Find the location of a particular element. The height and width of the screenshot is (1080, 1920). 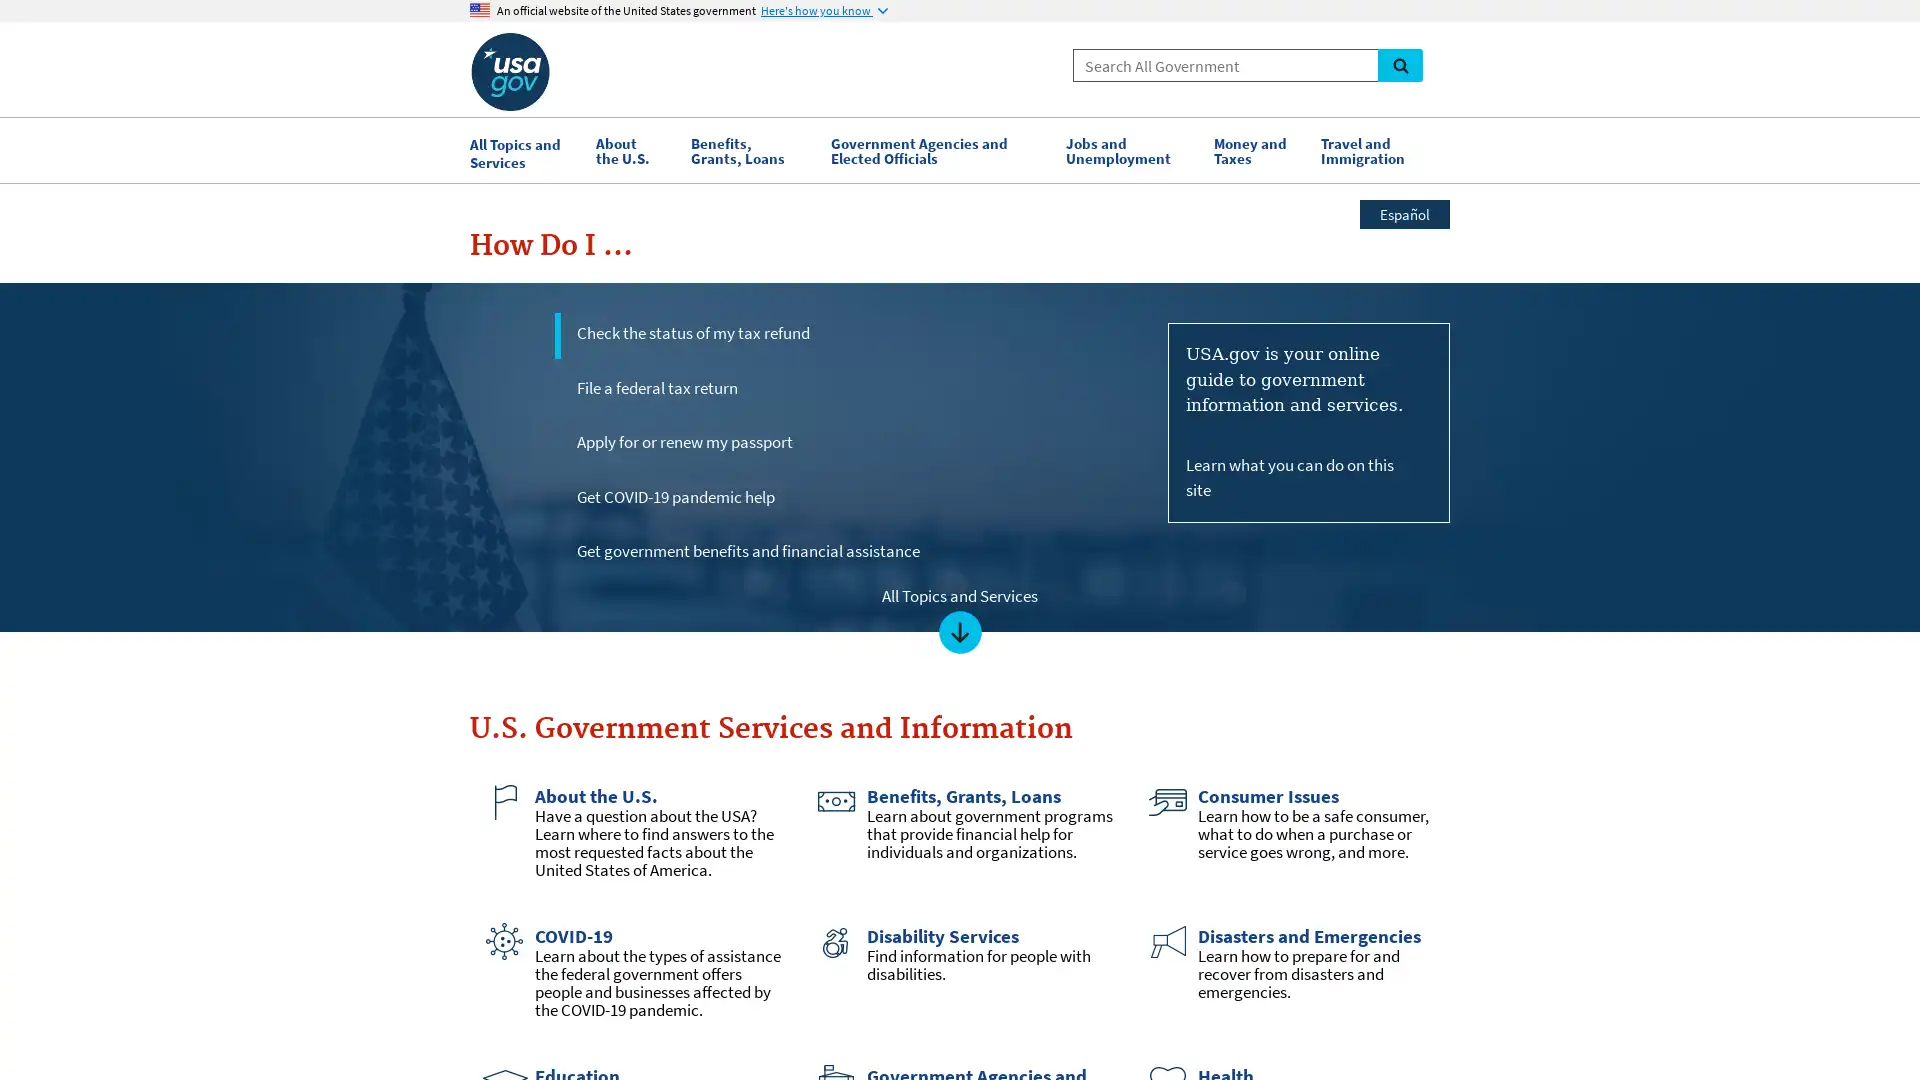

Money and Taxes is located at coordinates (1256, 149).